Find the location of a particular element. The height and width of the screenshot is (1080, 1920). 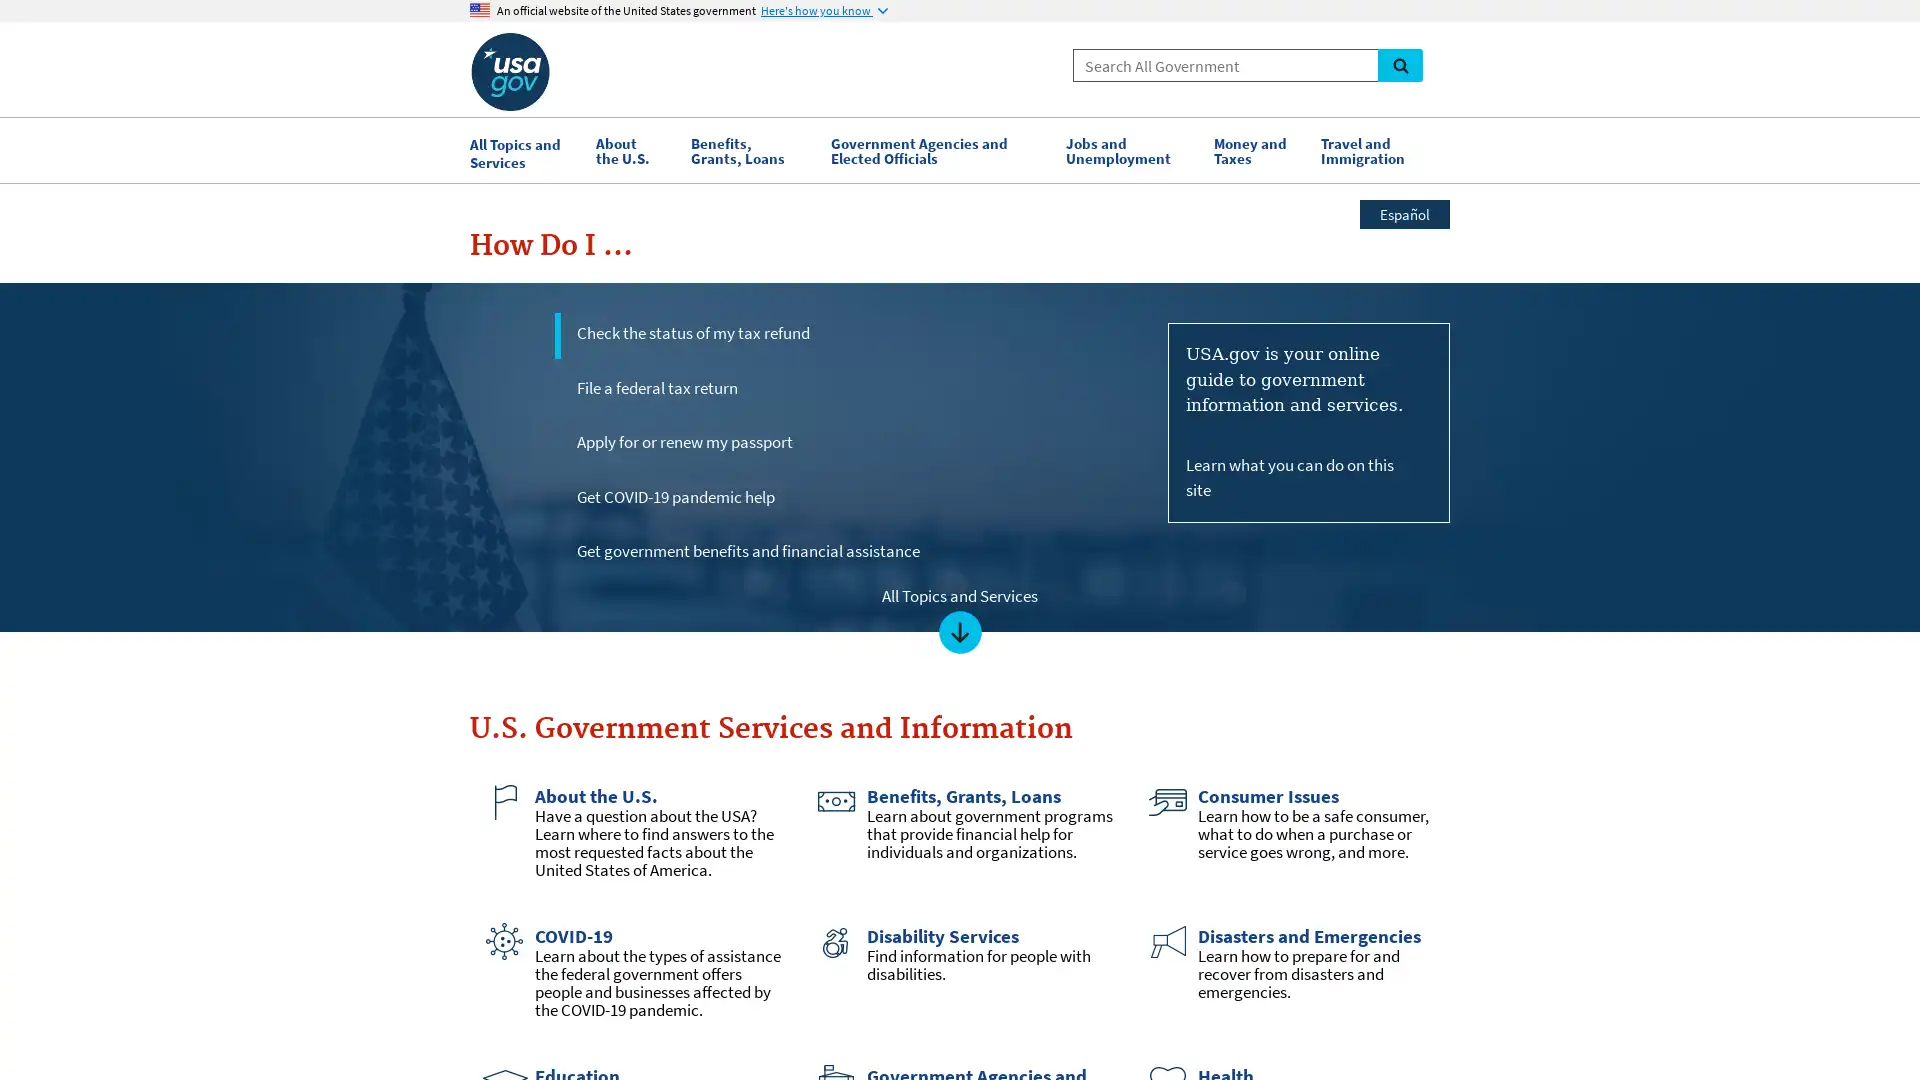

Money and Taxes is located at coordinates (1256, 149).